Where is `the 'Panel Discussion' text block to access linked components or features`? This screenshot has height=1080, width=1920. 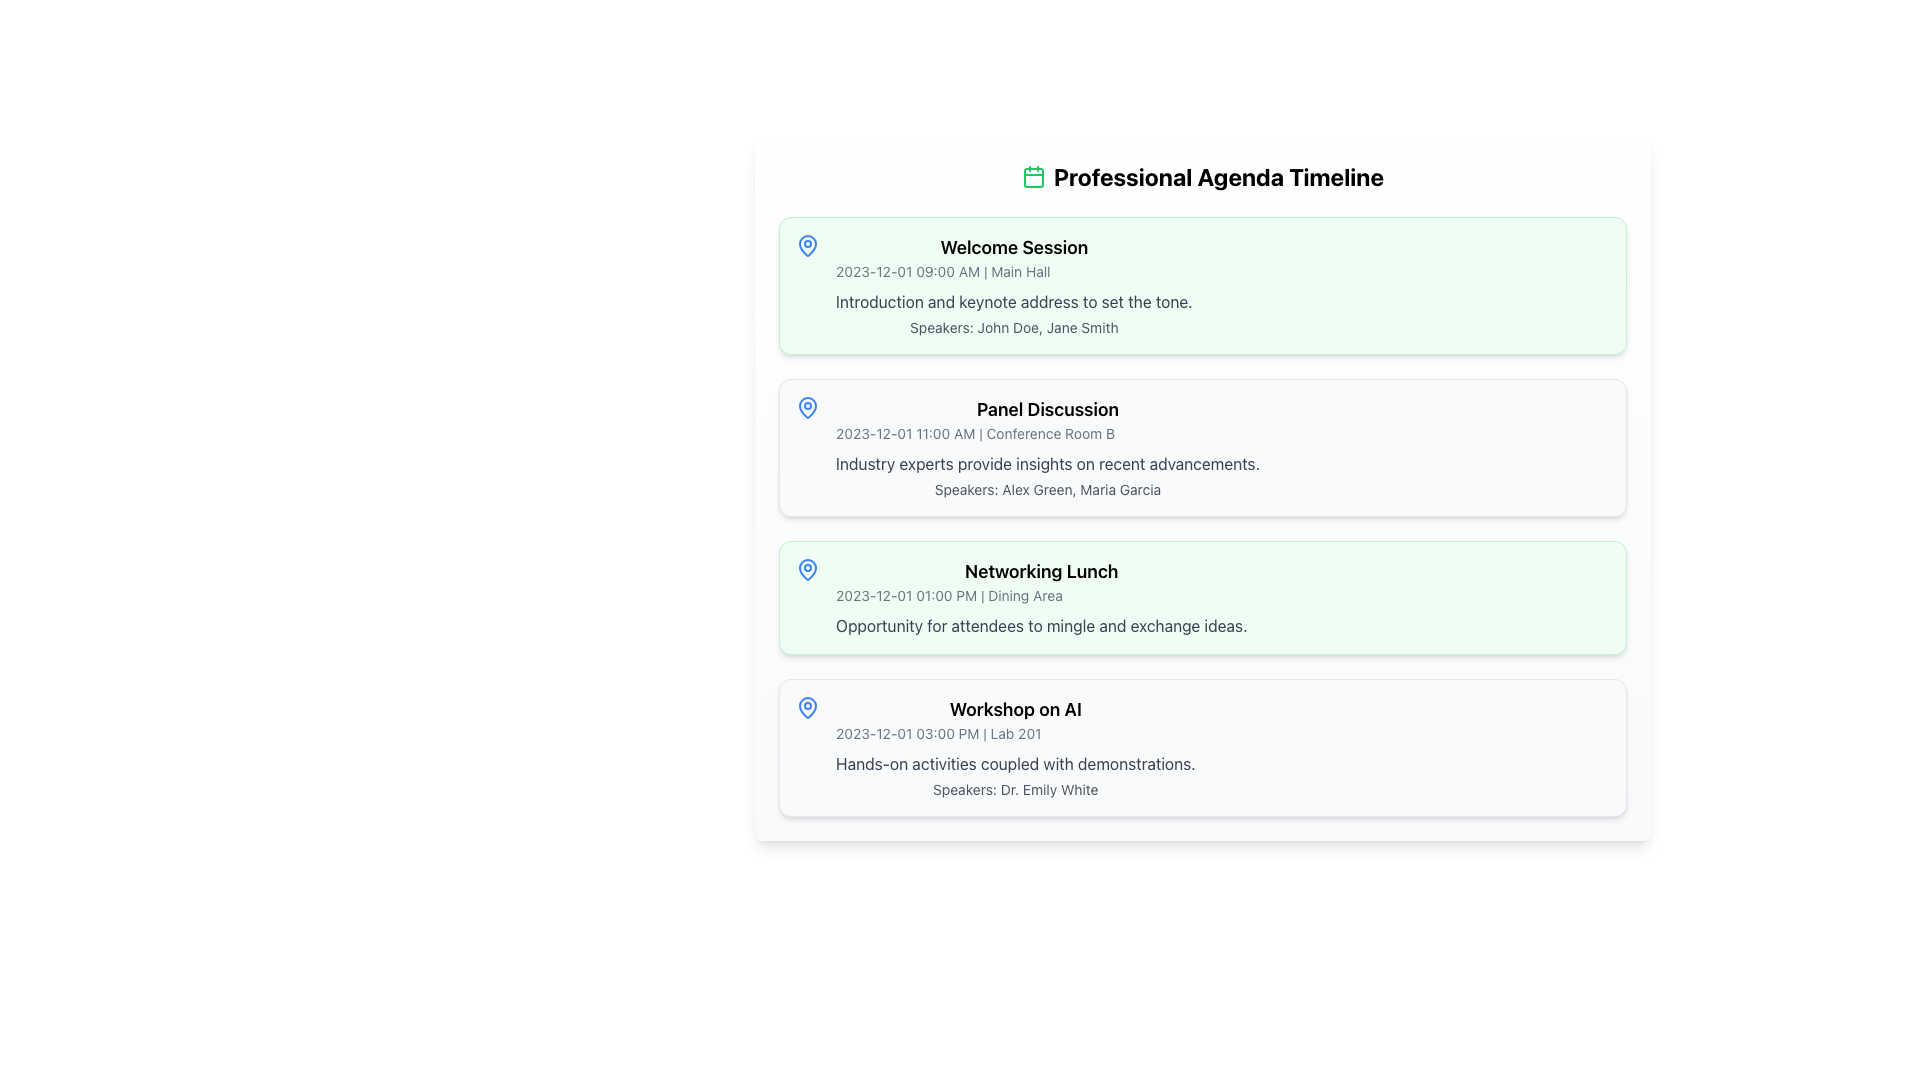 the 'Panel Discussion' text block to access linked components or features is located at coordinates (1046, 446).